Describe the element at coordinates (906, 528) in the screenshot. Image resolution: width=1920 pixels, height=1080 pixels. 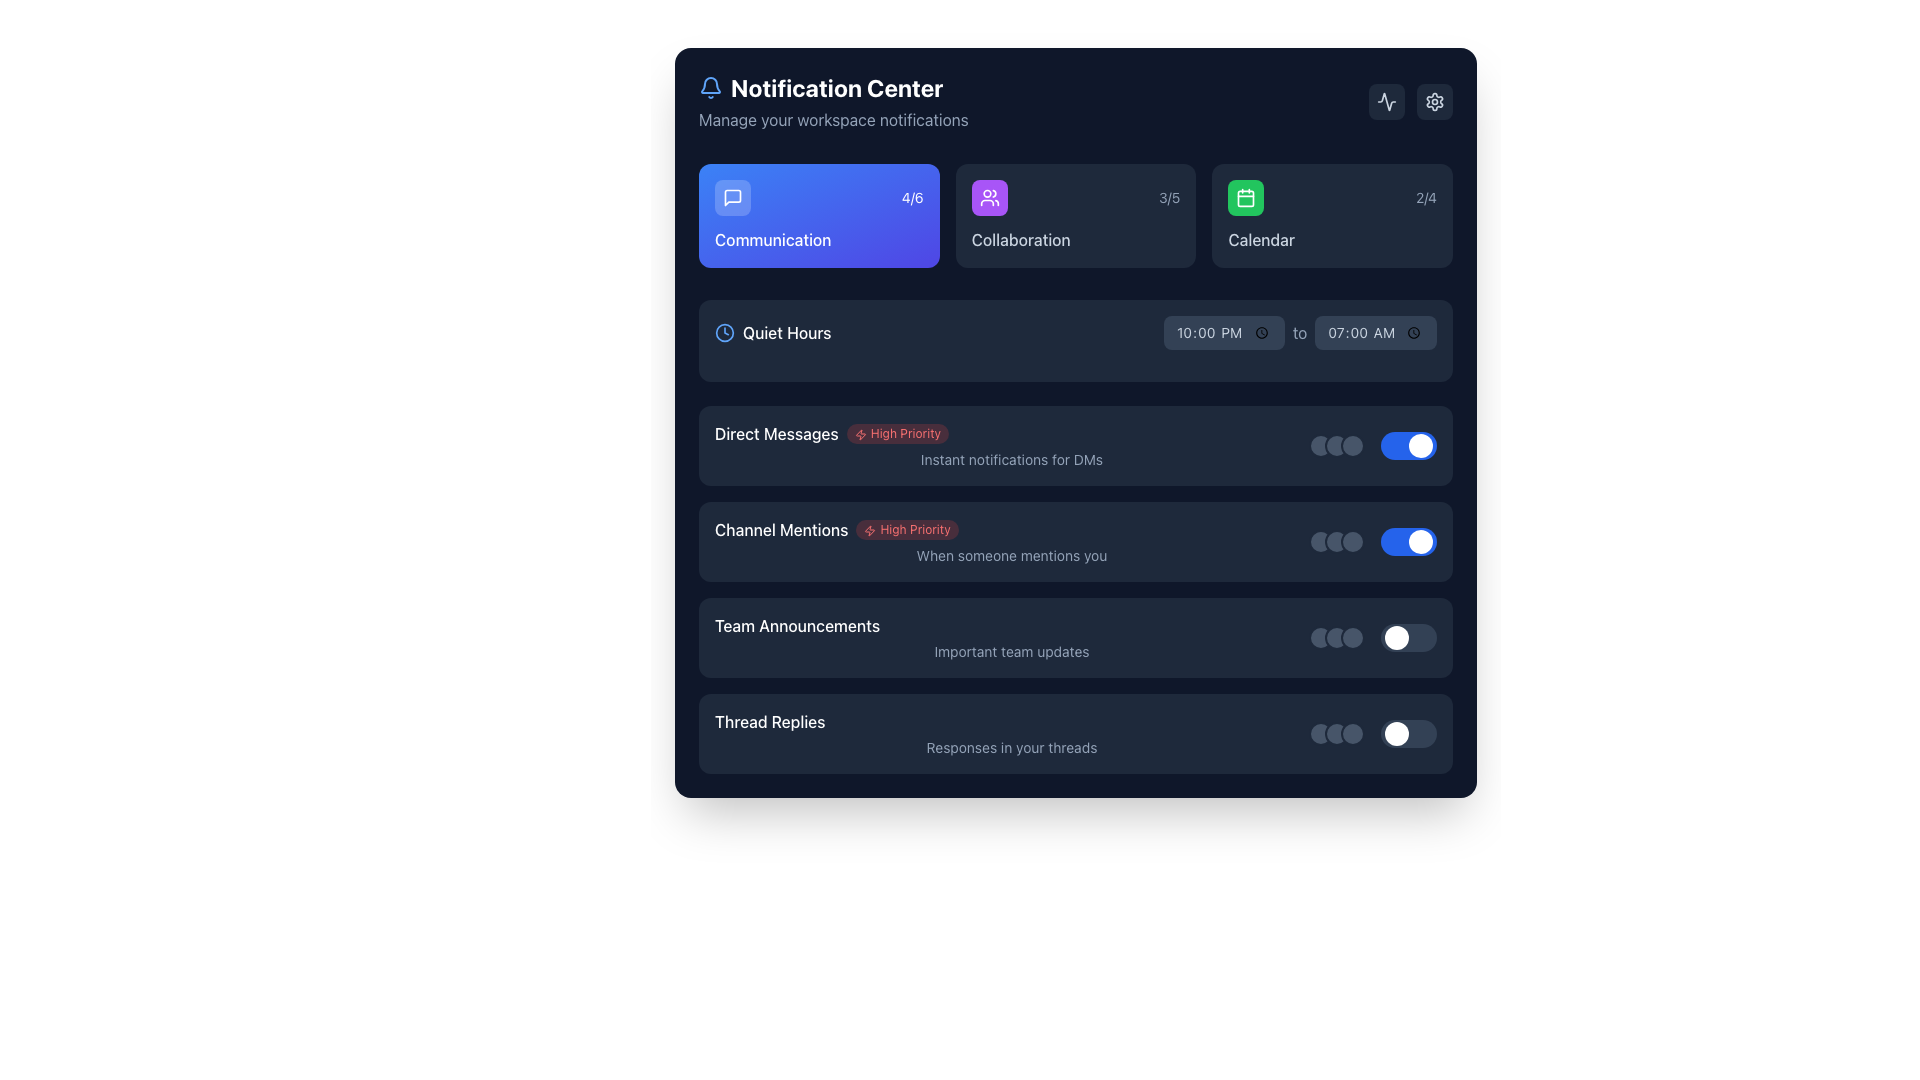
I see `the 'High Priority' badge label, which has a light red background and red text, located in the 'Channel Mentions' section of the notification settings` at that location.